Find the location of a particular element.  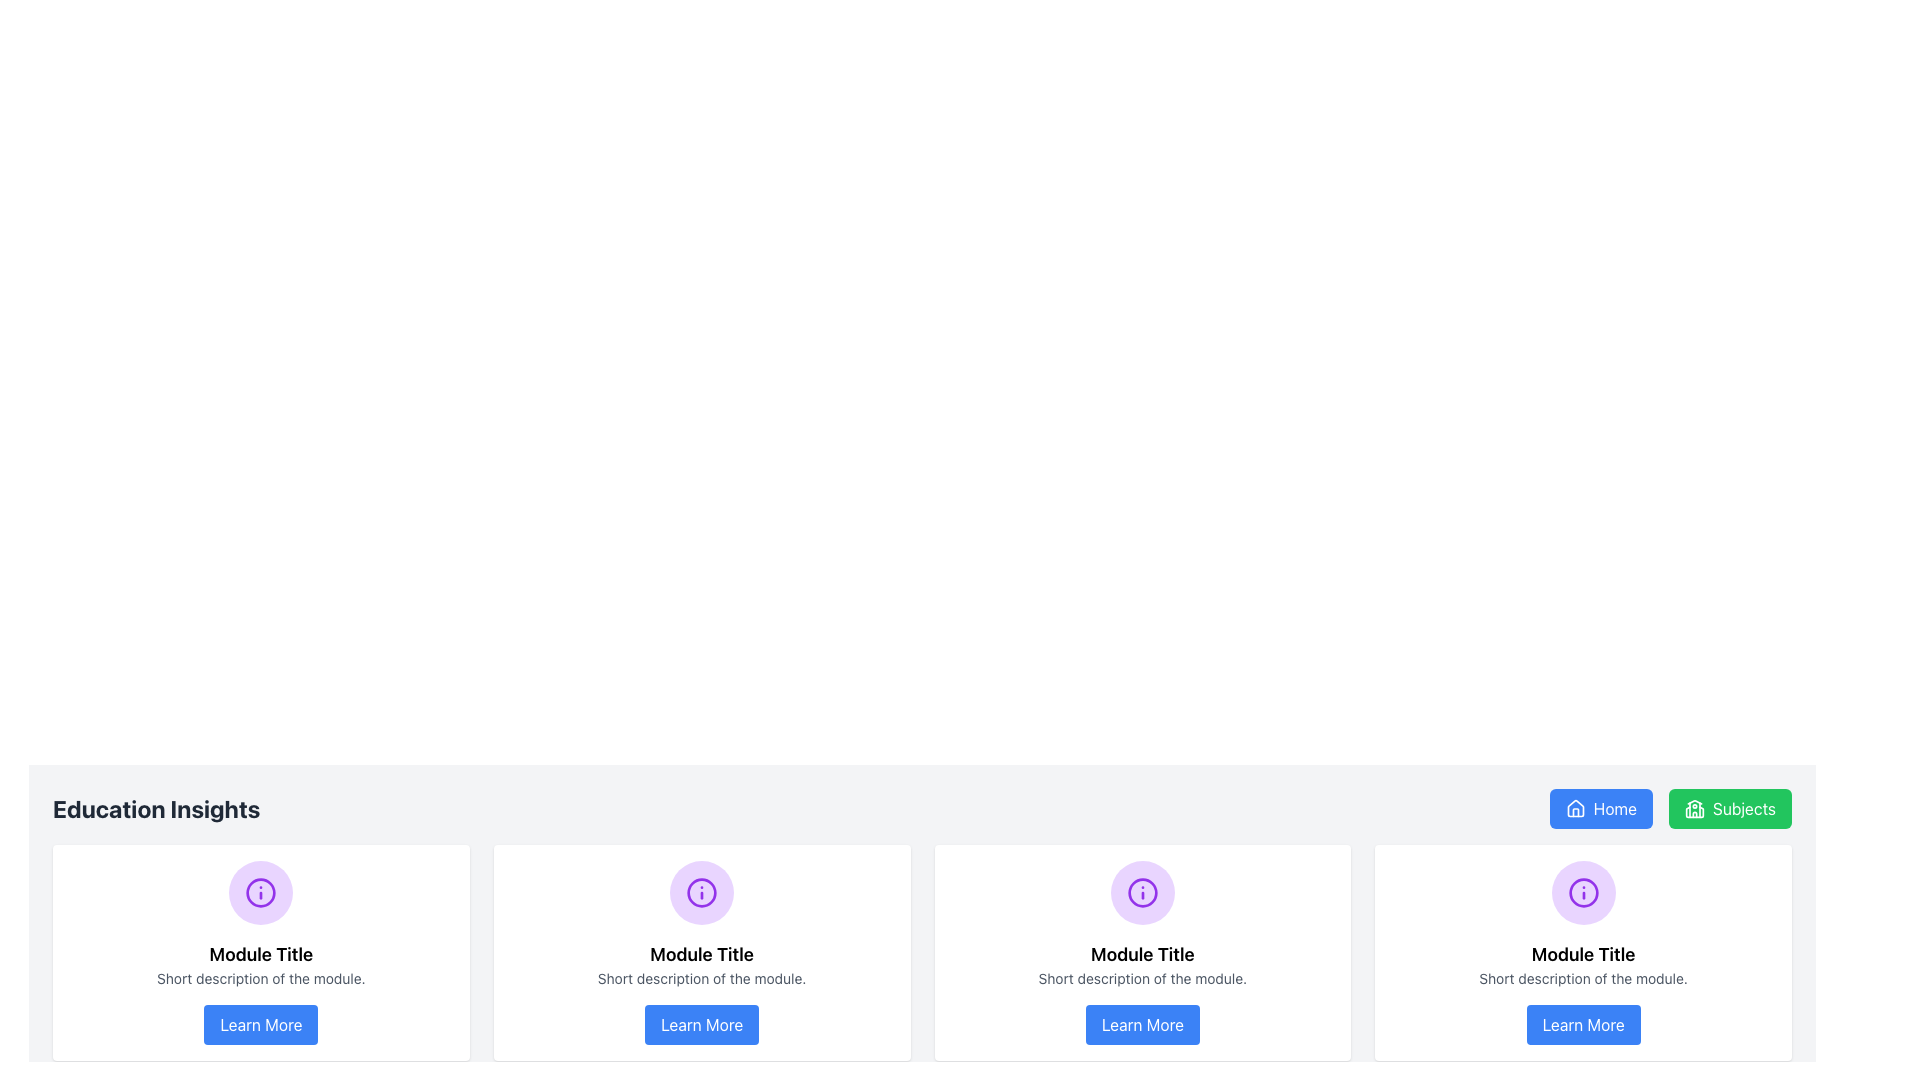

text from the Informational Card located in the middle column of three tiles, positioned above the 'Learn More' button is located at coordinates (702, 925).